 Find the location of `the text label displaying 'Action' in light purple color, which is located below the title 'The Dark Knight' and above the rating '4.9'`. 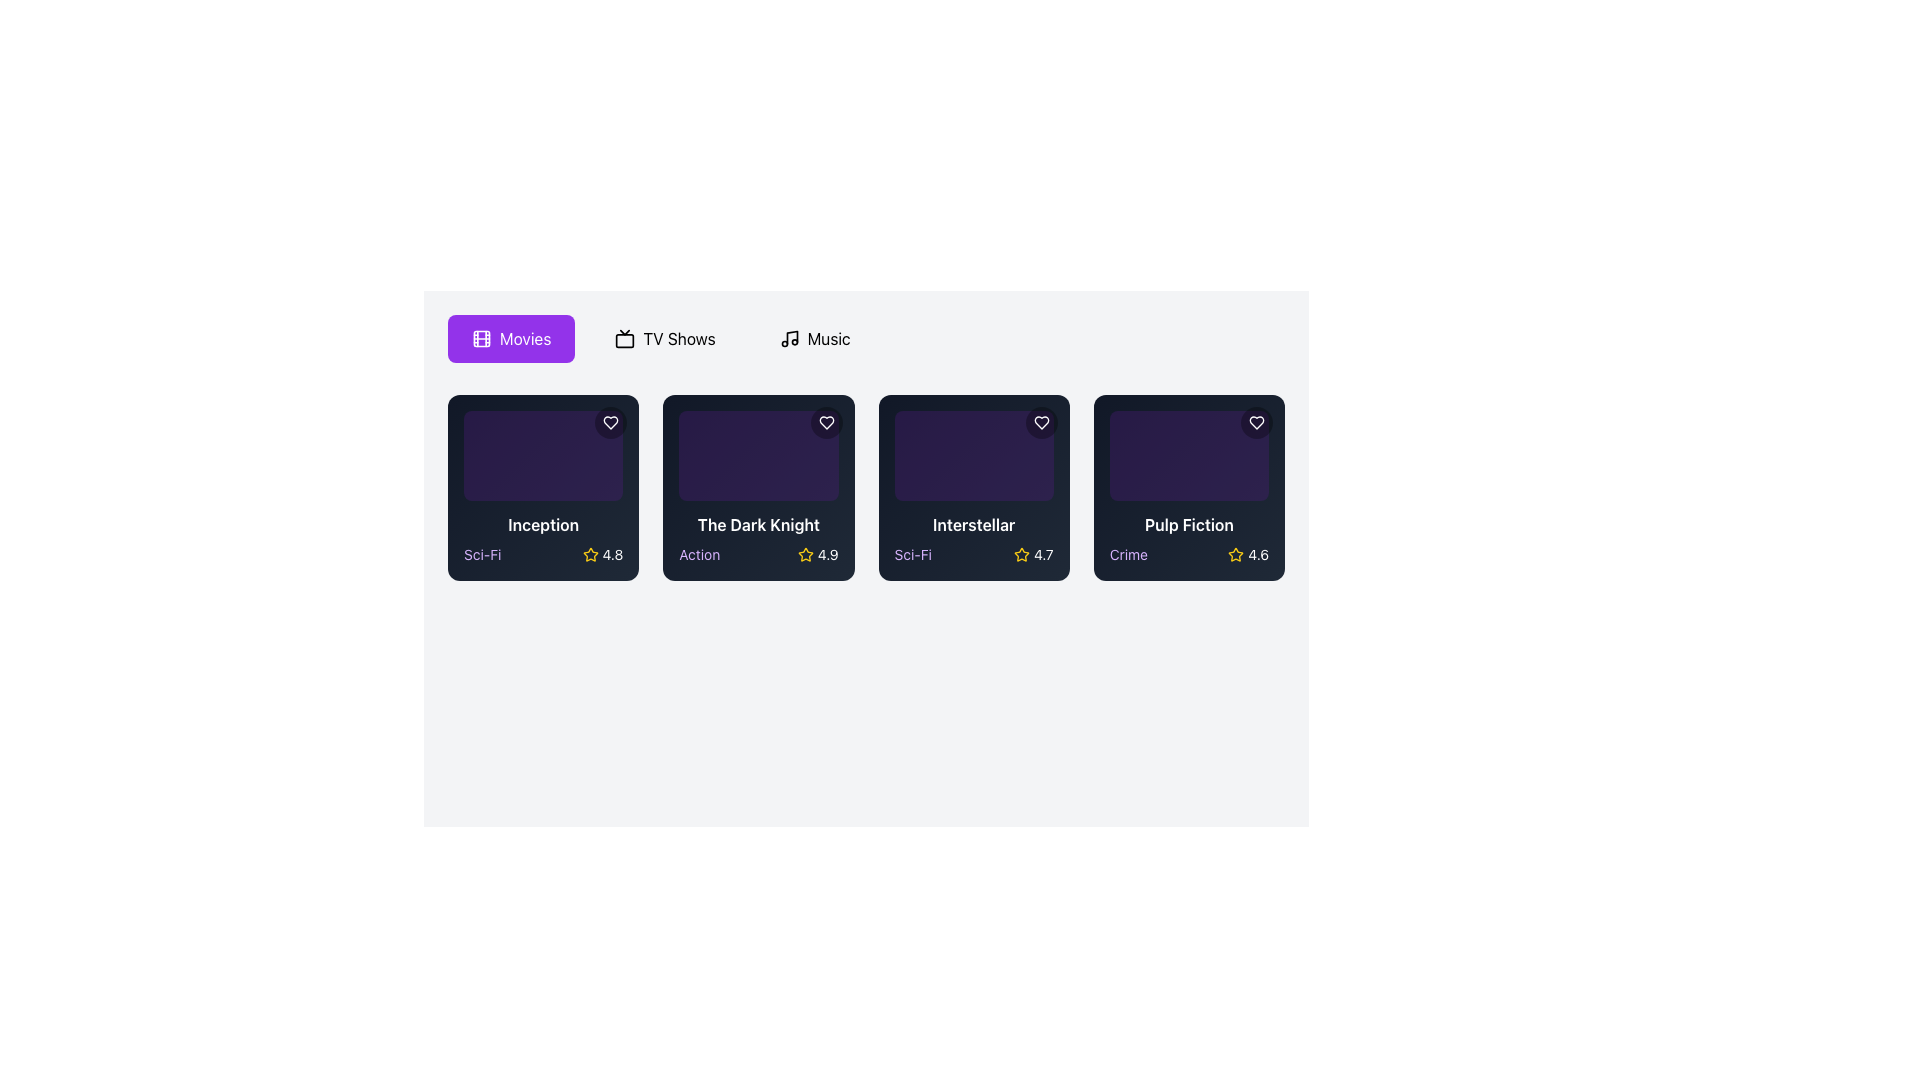

the text label displaying 'Action' in light purple color, which is located below the title 'The Dark Knight' and above the rating '4.9' is located at coordinates (699, 554).